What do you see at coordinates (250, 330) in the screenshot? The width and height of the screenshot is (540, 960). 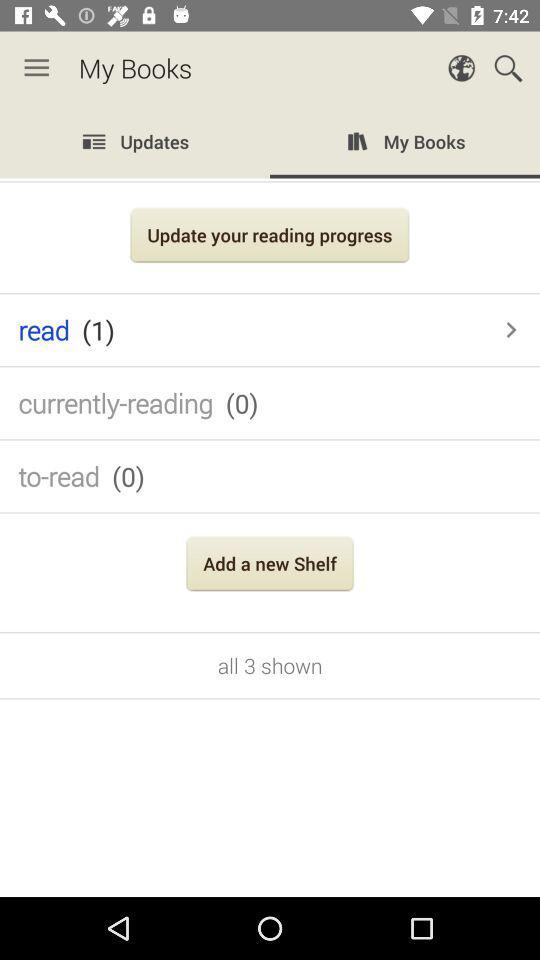 I see `the icon below update your reading` at bounding box center [250, 330].